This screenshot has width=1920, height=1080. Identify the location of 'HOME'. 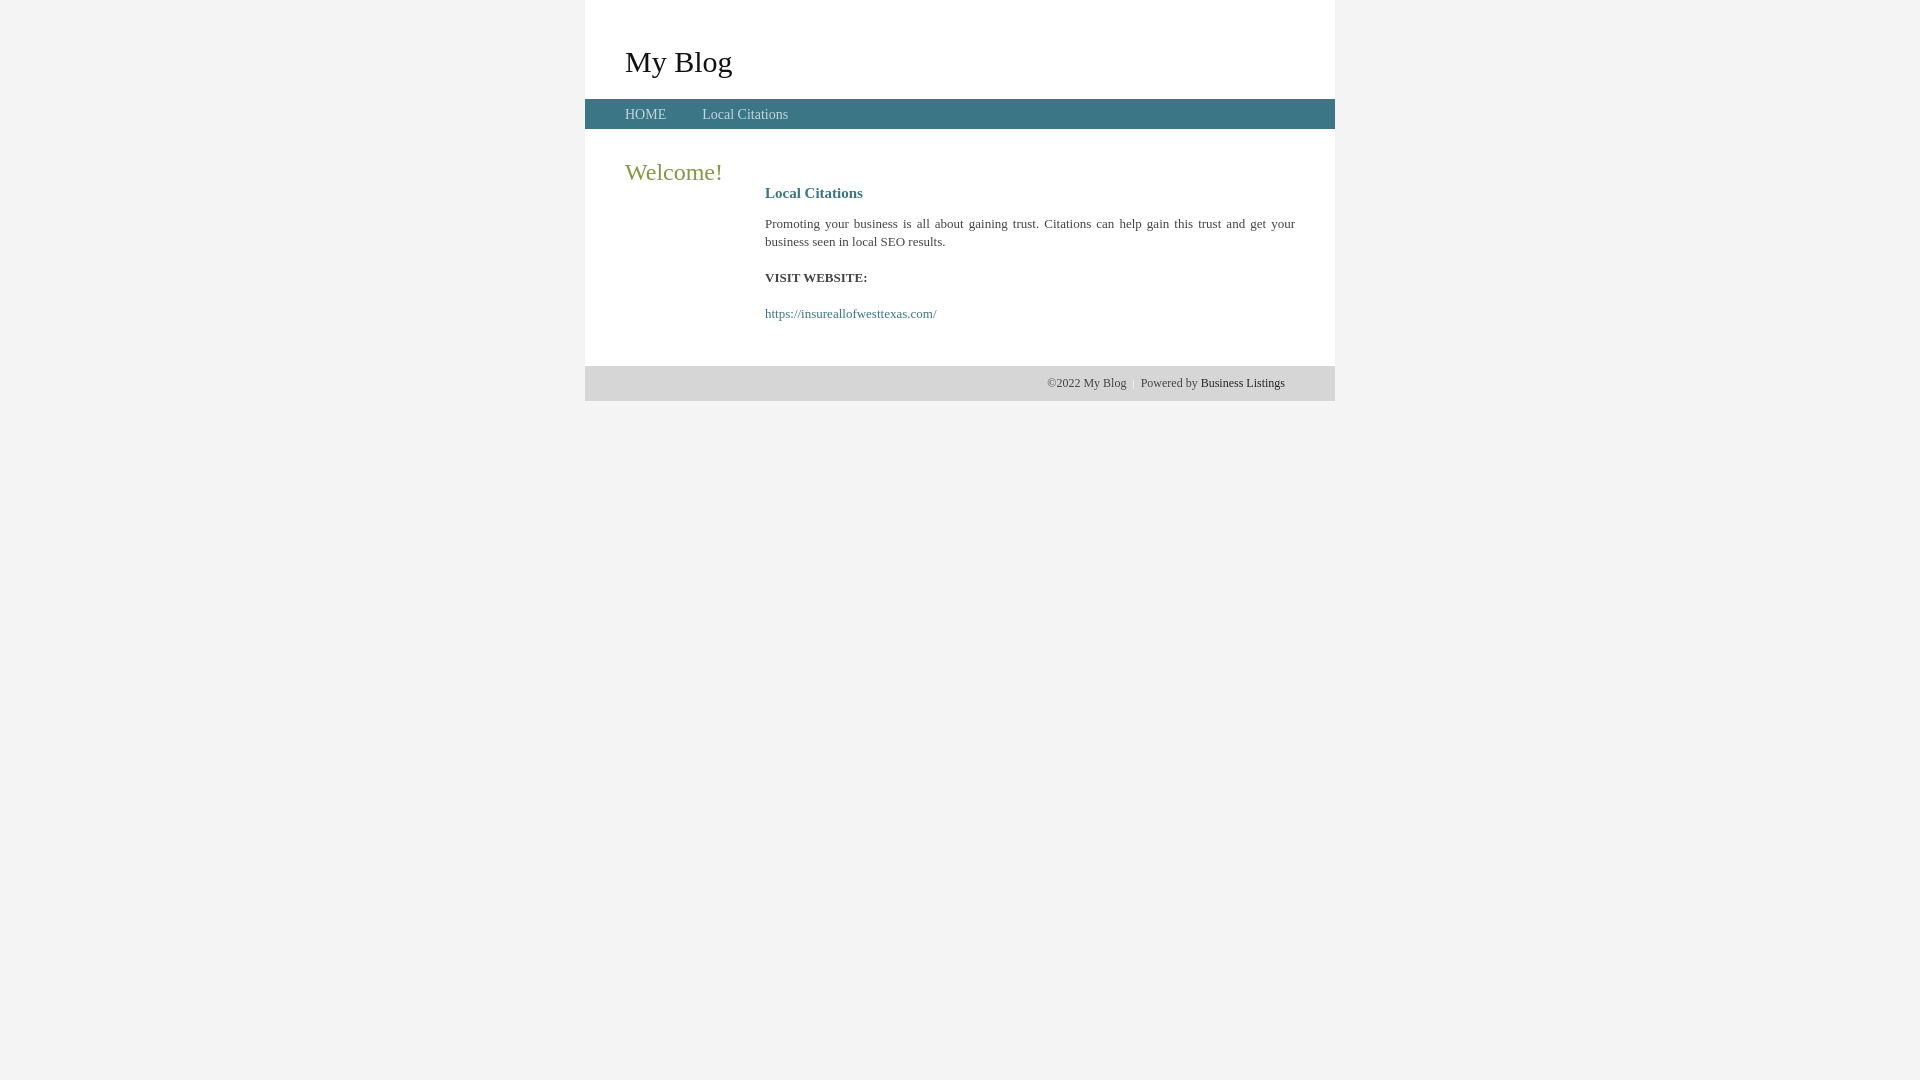
(623, 114).